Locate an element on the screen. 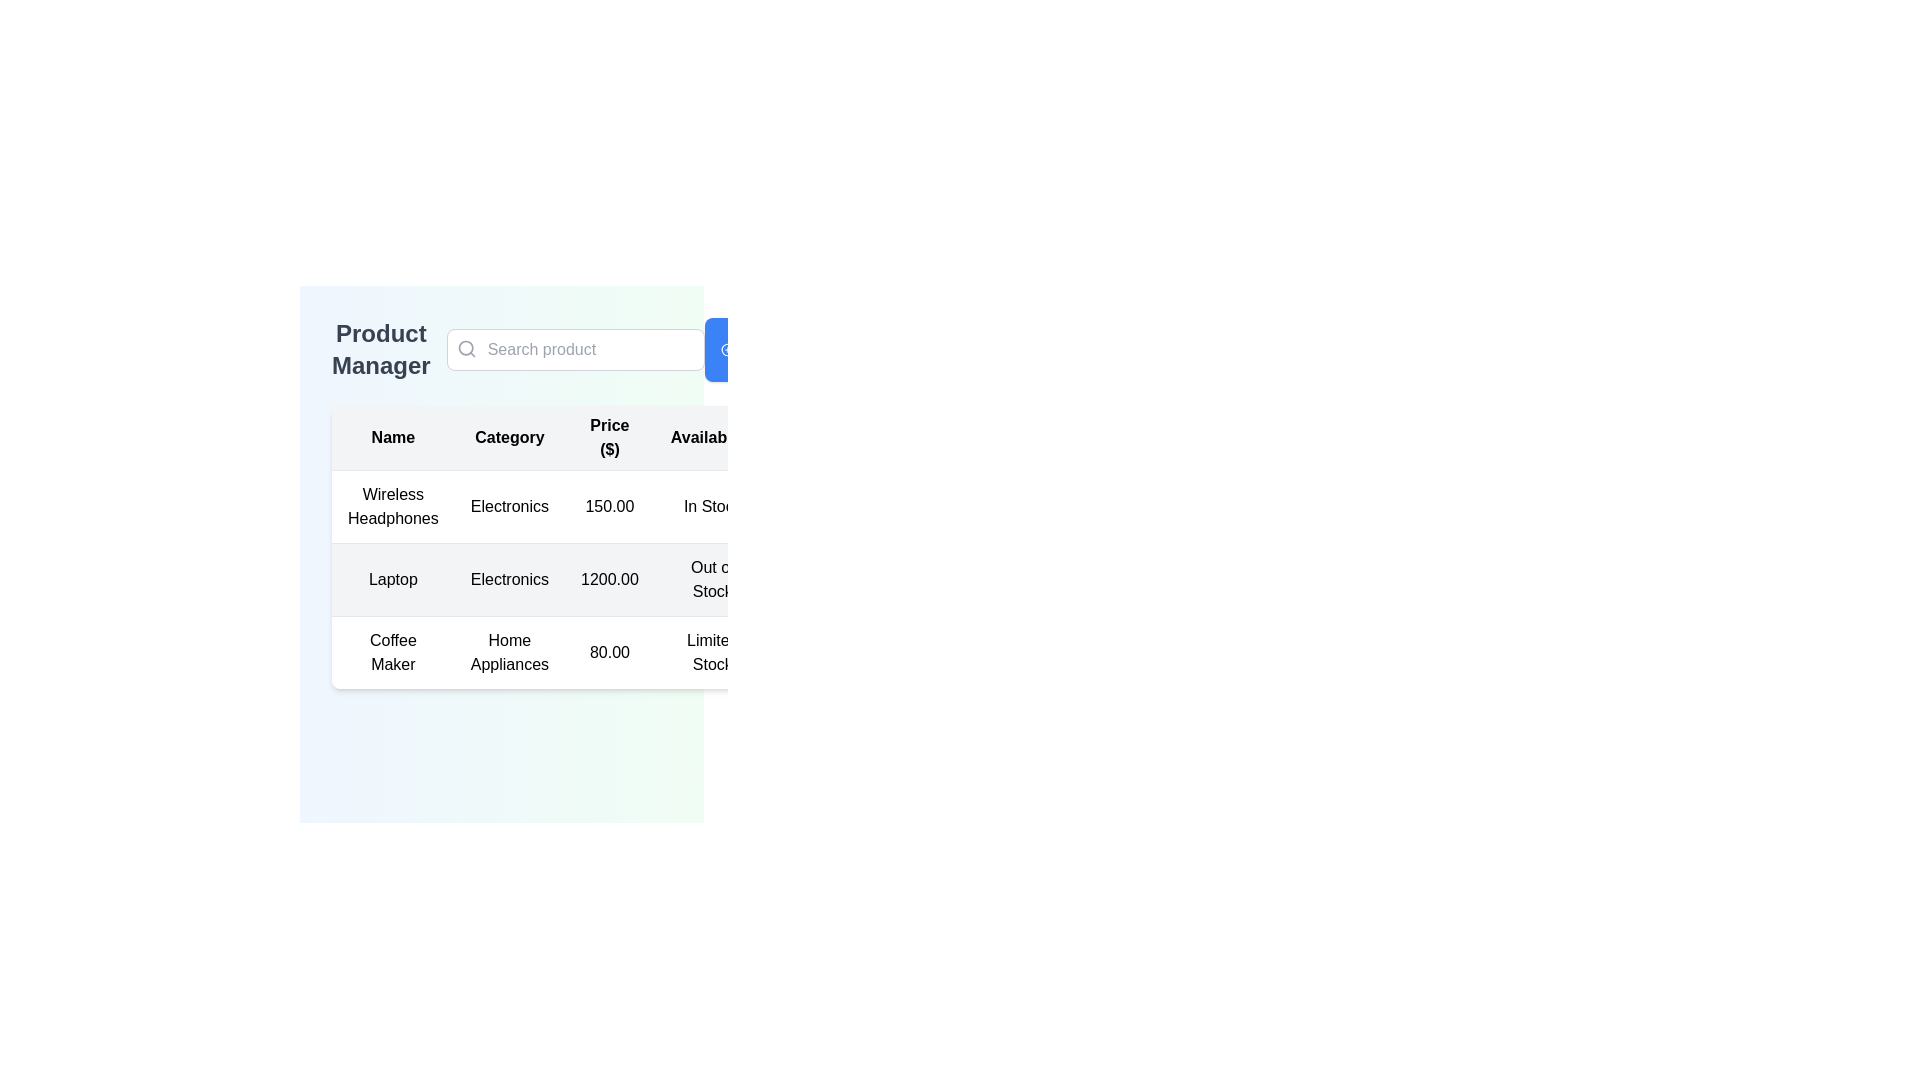 The height and width of the screenshot is (1080, 1920). the 'In Stock' text label in the fourth column of the first row of the product manager layout table is located at coordinates (712, 505).